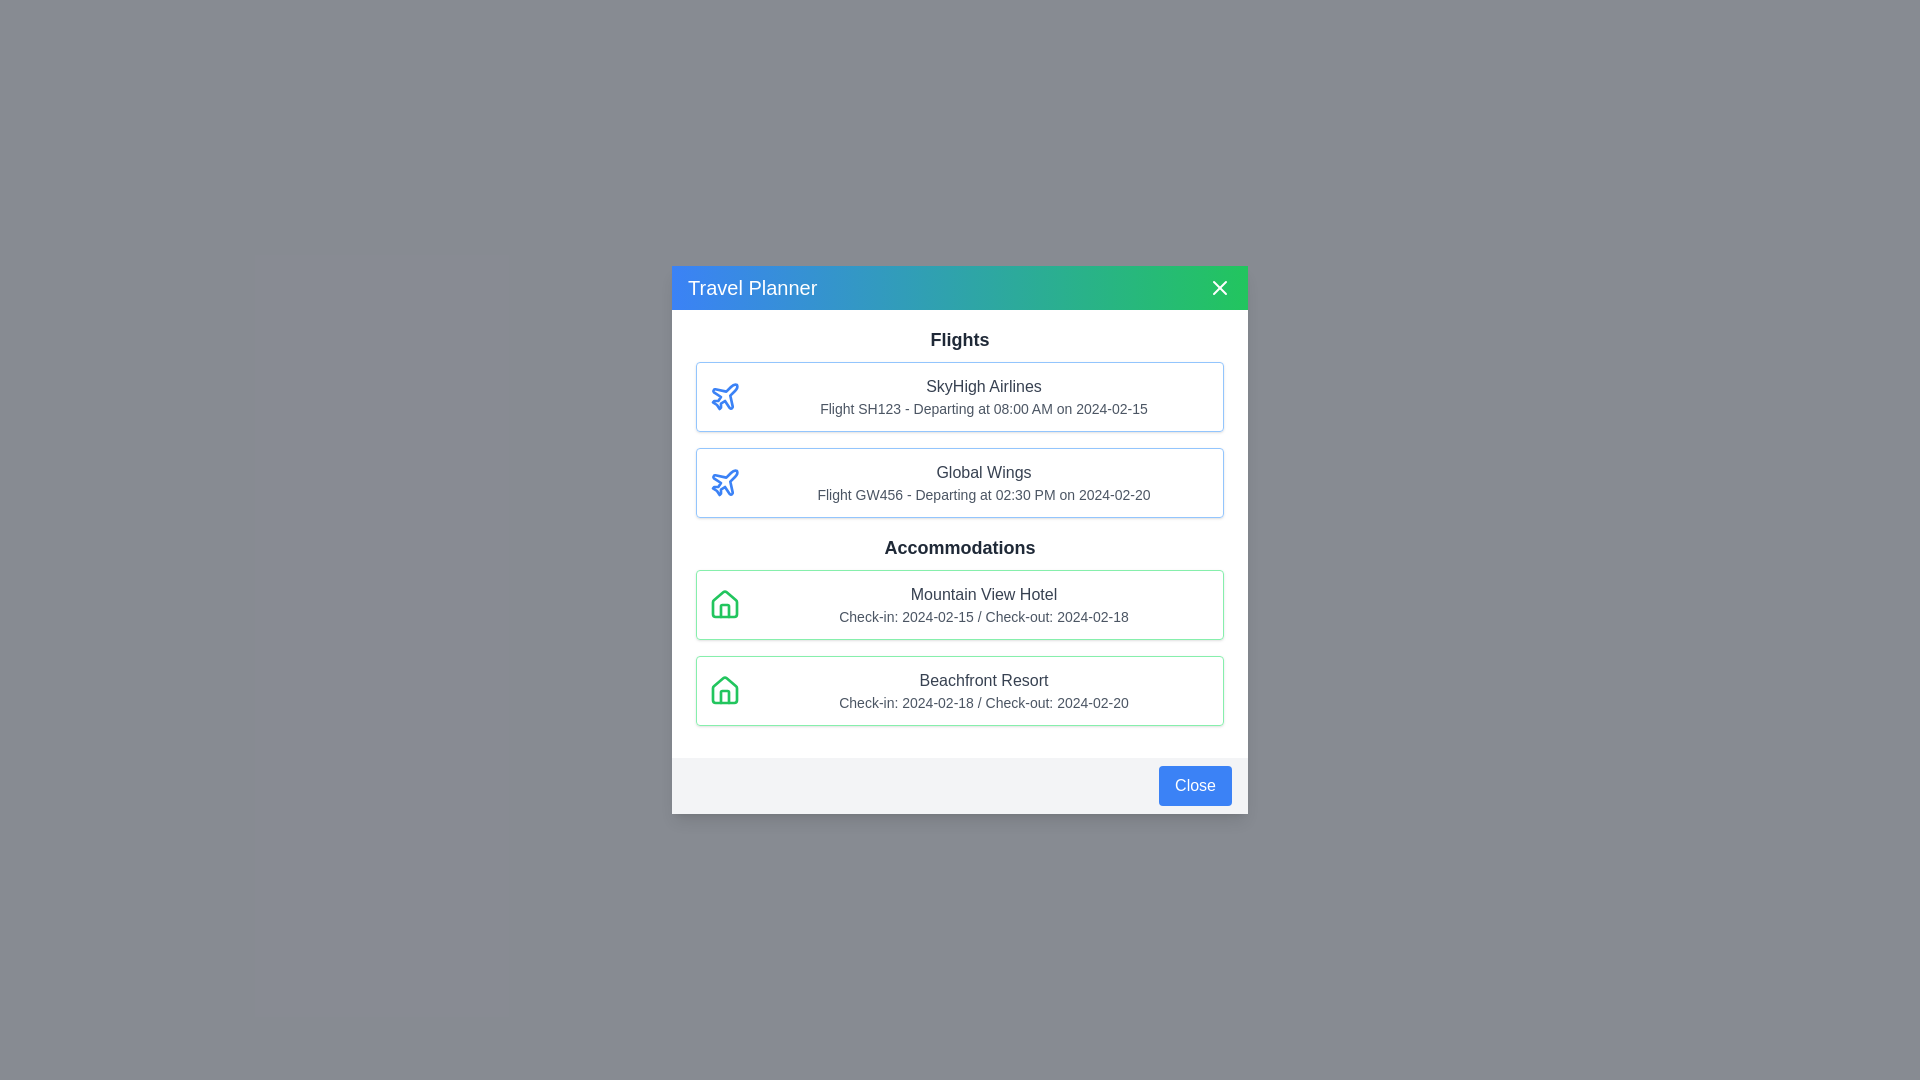 The width and height of the screenshot is (1920, 1080). What do you see at coordinates (983, 604) in the screenshot?
I see `accommodation information displayed in the Text Display for 'Mountain View Hotel,' located below the heading 'Accommodations' in the 'Travel Planner' dialog box` at bounding box center [983, 604].